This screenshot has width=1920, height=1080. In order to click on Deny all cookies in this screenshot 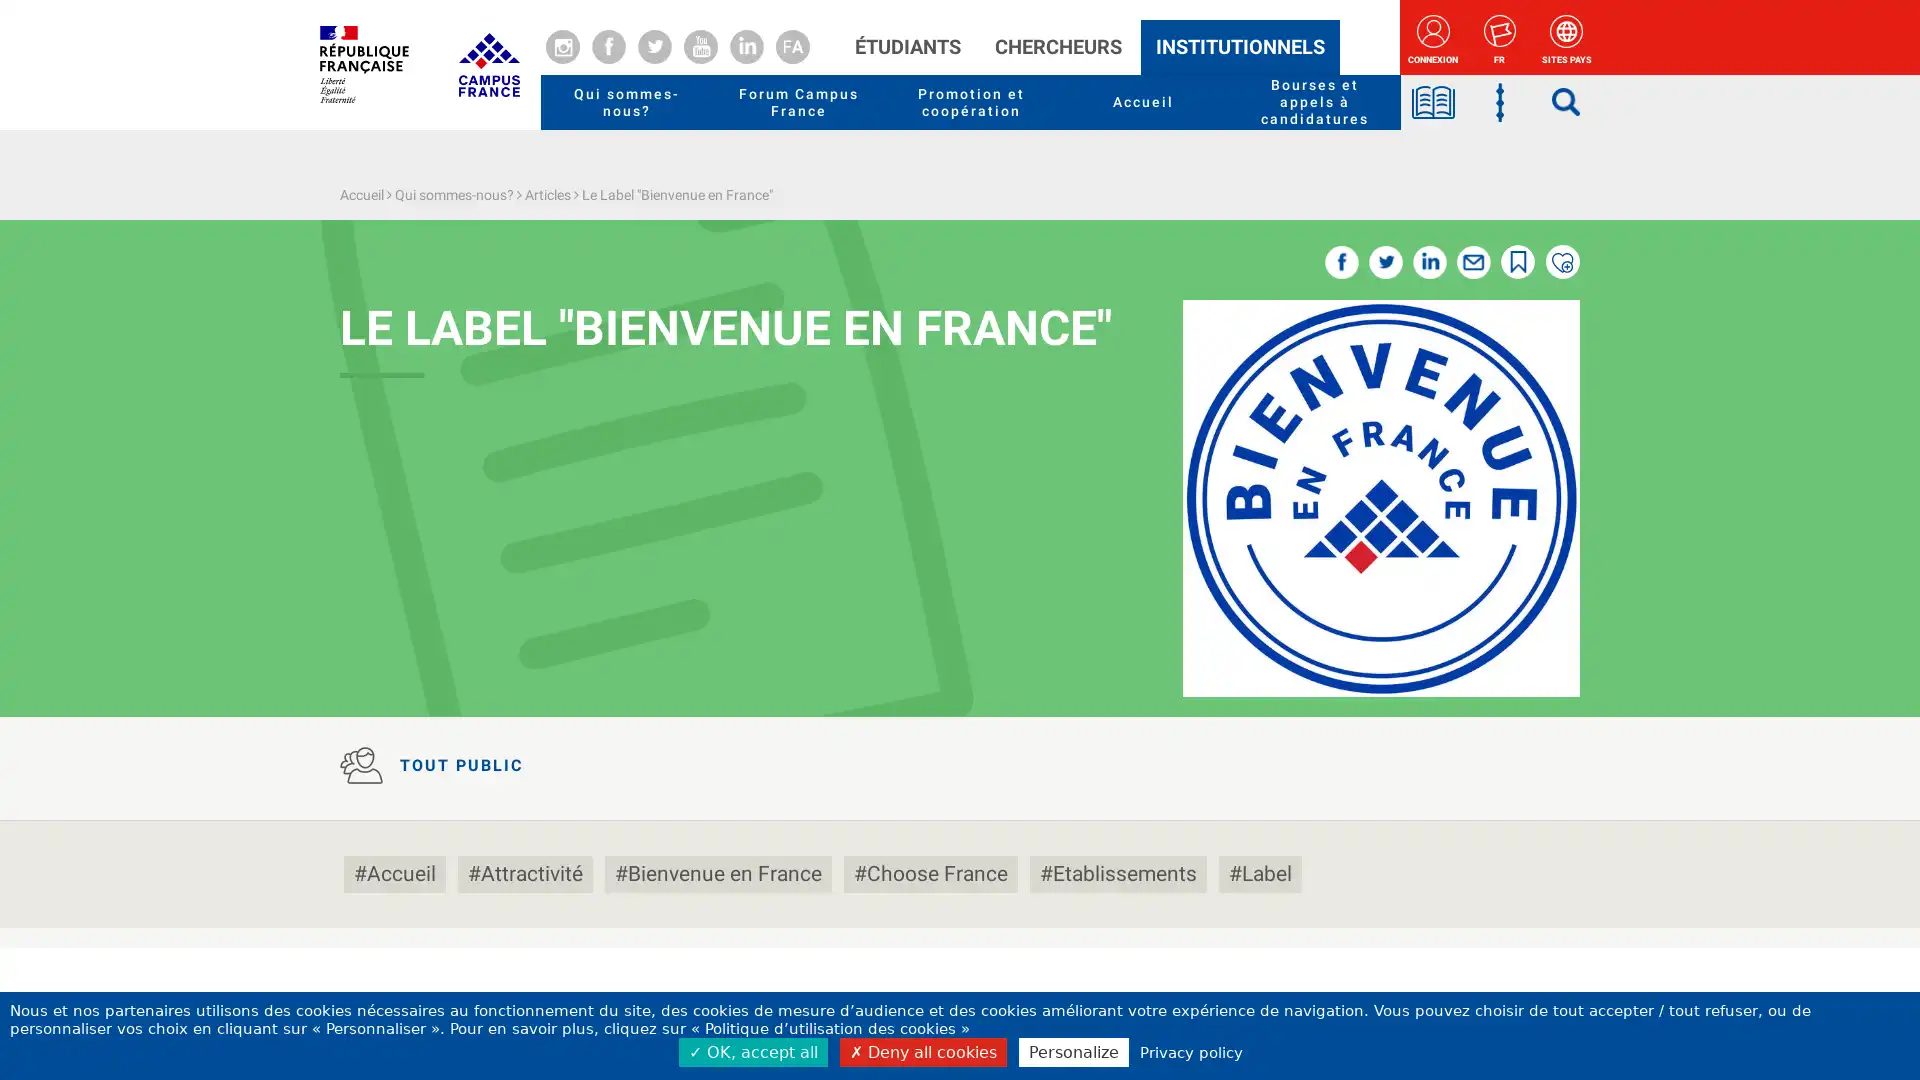, I will do `click(921, 1051)`.